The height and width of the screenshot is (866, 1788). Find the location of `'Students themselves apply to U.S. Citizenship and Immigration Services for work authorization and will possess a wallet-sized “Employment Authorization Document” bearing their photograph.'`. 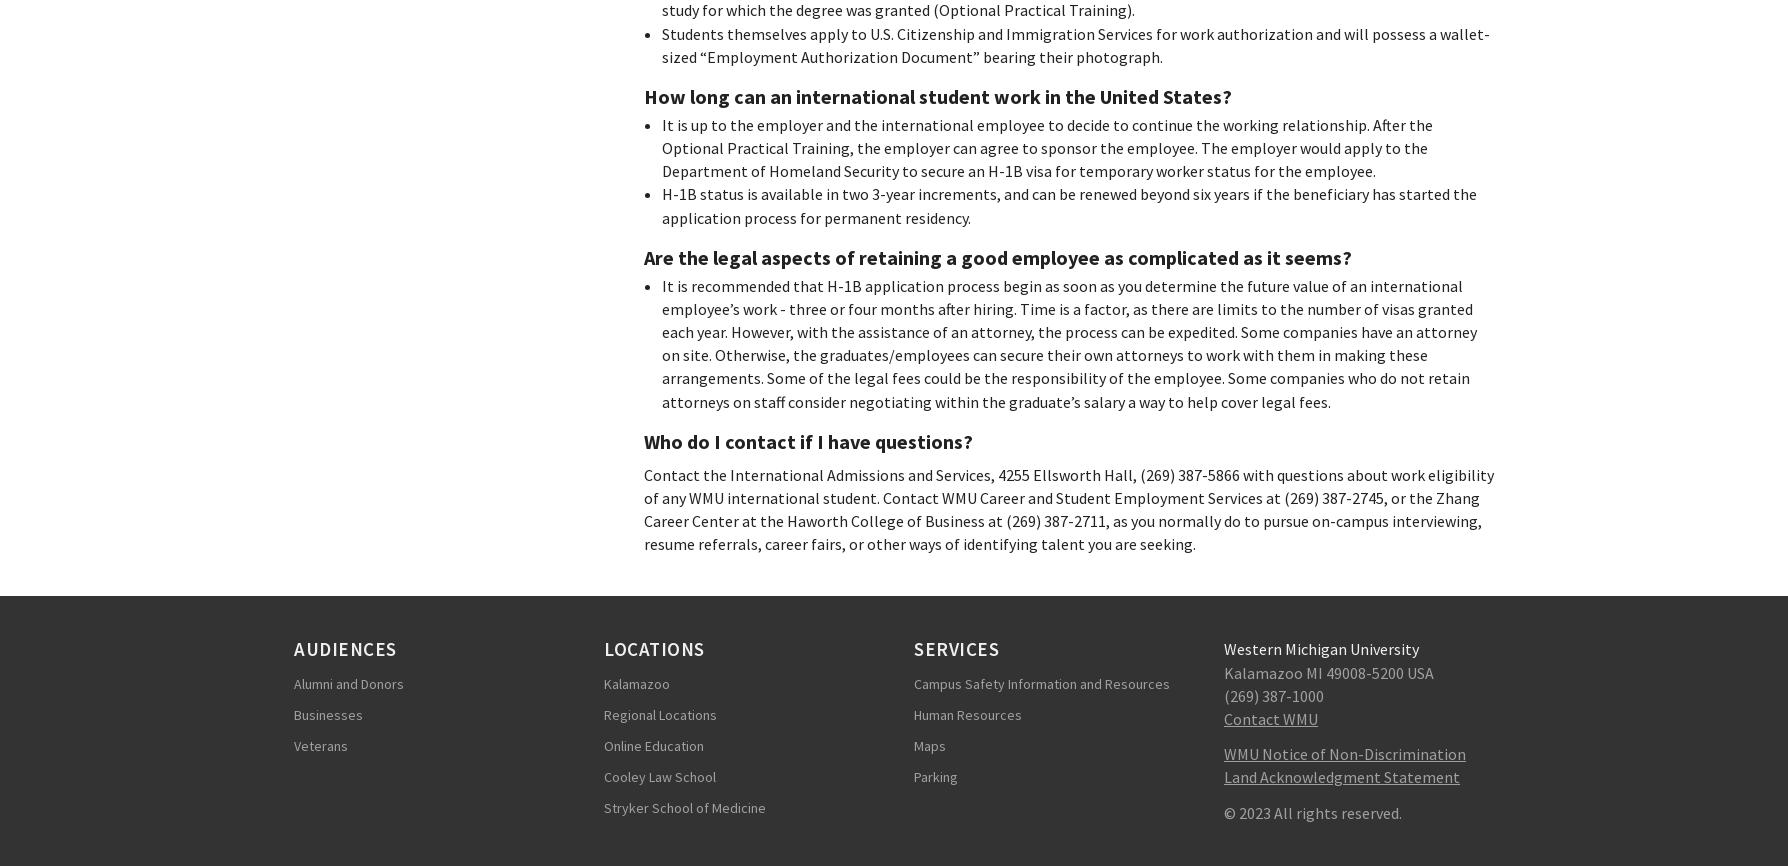

'Students themselves apply to U.S. Citizenship and Immigration Services for work authorization and will possess a wallet-sized “Employment Authorization Document” bearing their photograph.' is located at coordinates (1074, 44).